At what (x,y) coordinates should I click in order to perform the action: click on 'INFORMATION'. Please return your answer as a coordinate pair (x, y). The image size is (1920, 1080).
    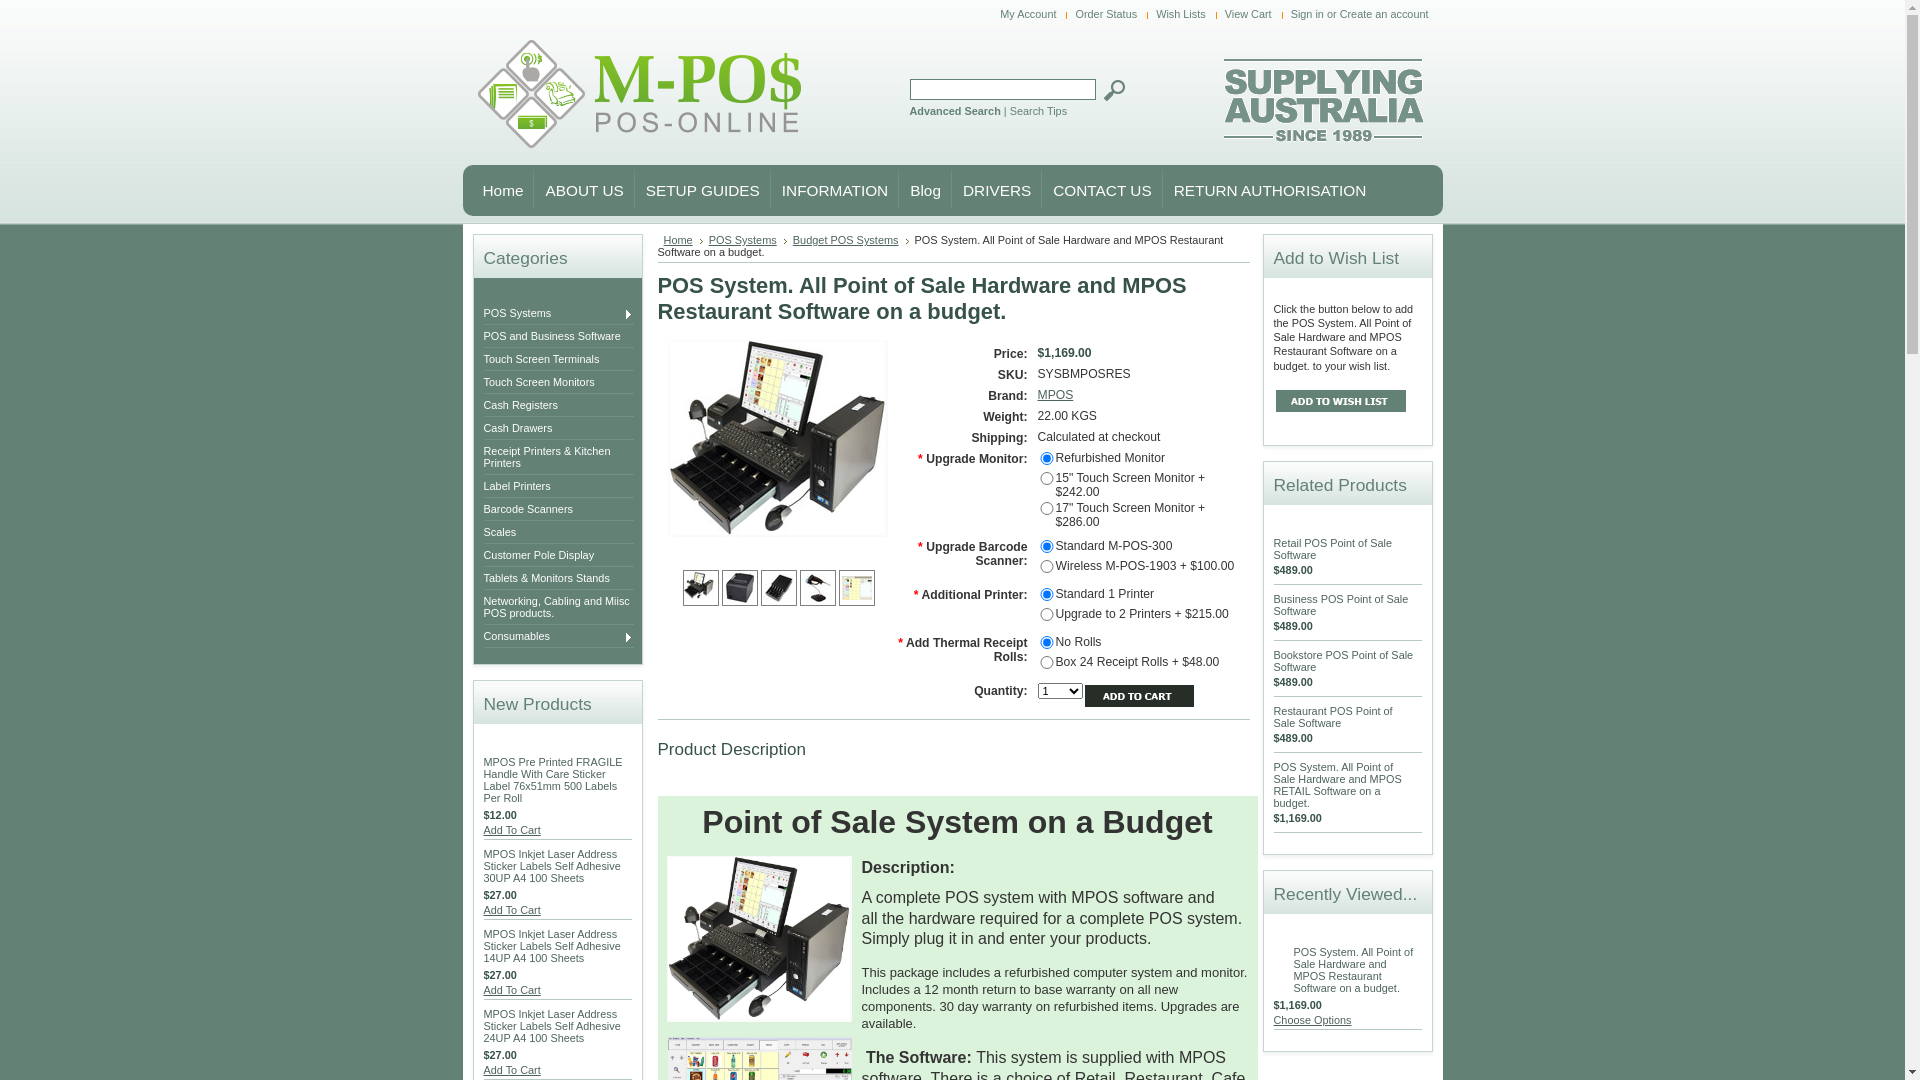
    Looking at the image, I should click on (768, 189).